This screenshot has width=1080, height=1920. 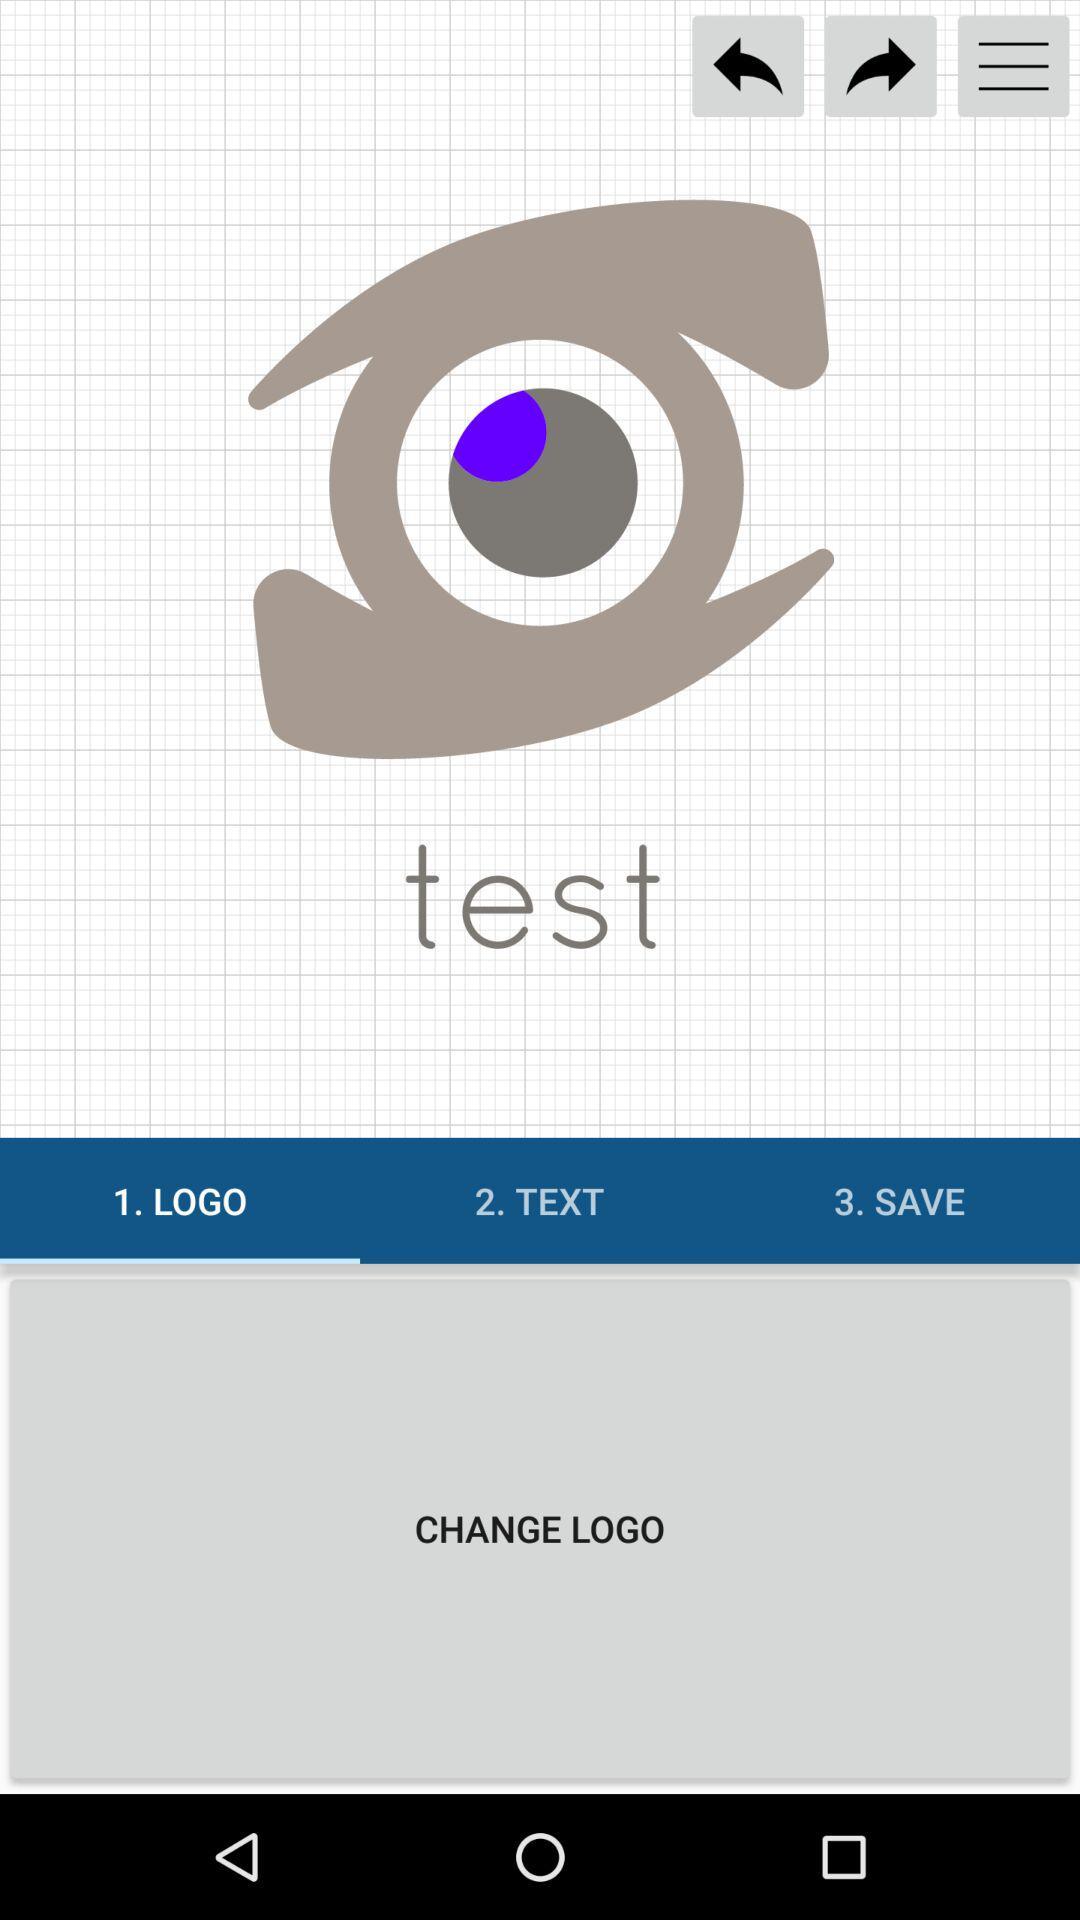 What do you see at coordinates (879, 66) in the screenshot?
I see `the share options` at bounding box center [879, 66].